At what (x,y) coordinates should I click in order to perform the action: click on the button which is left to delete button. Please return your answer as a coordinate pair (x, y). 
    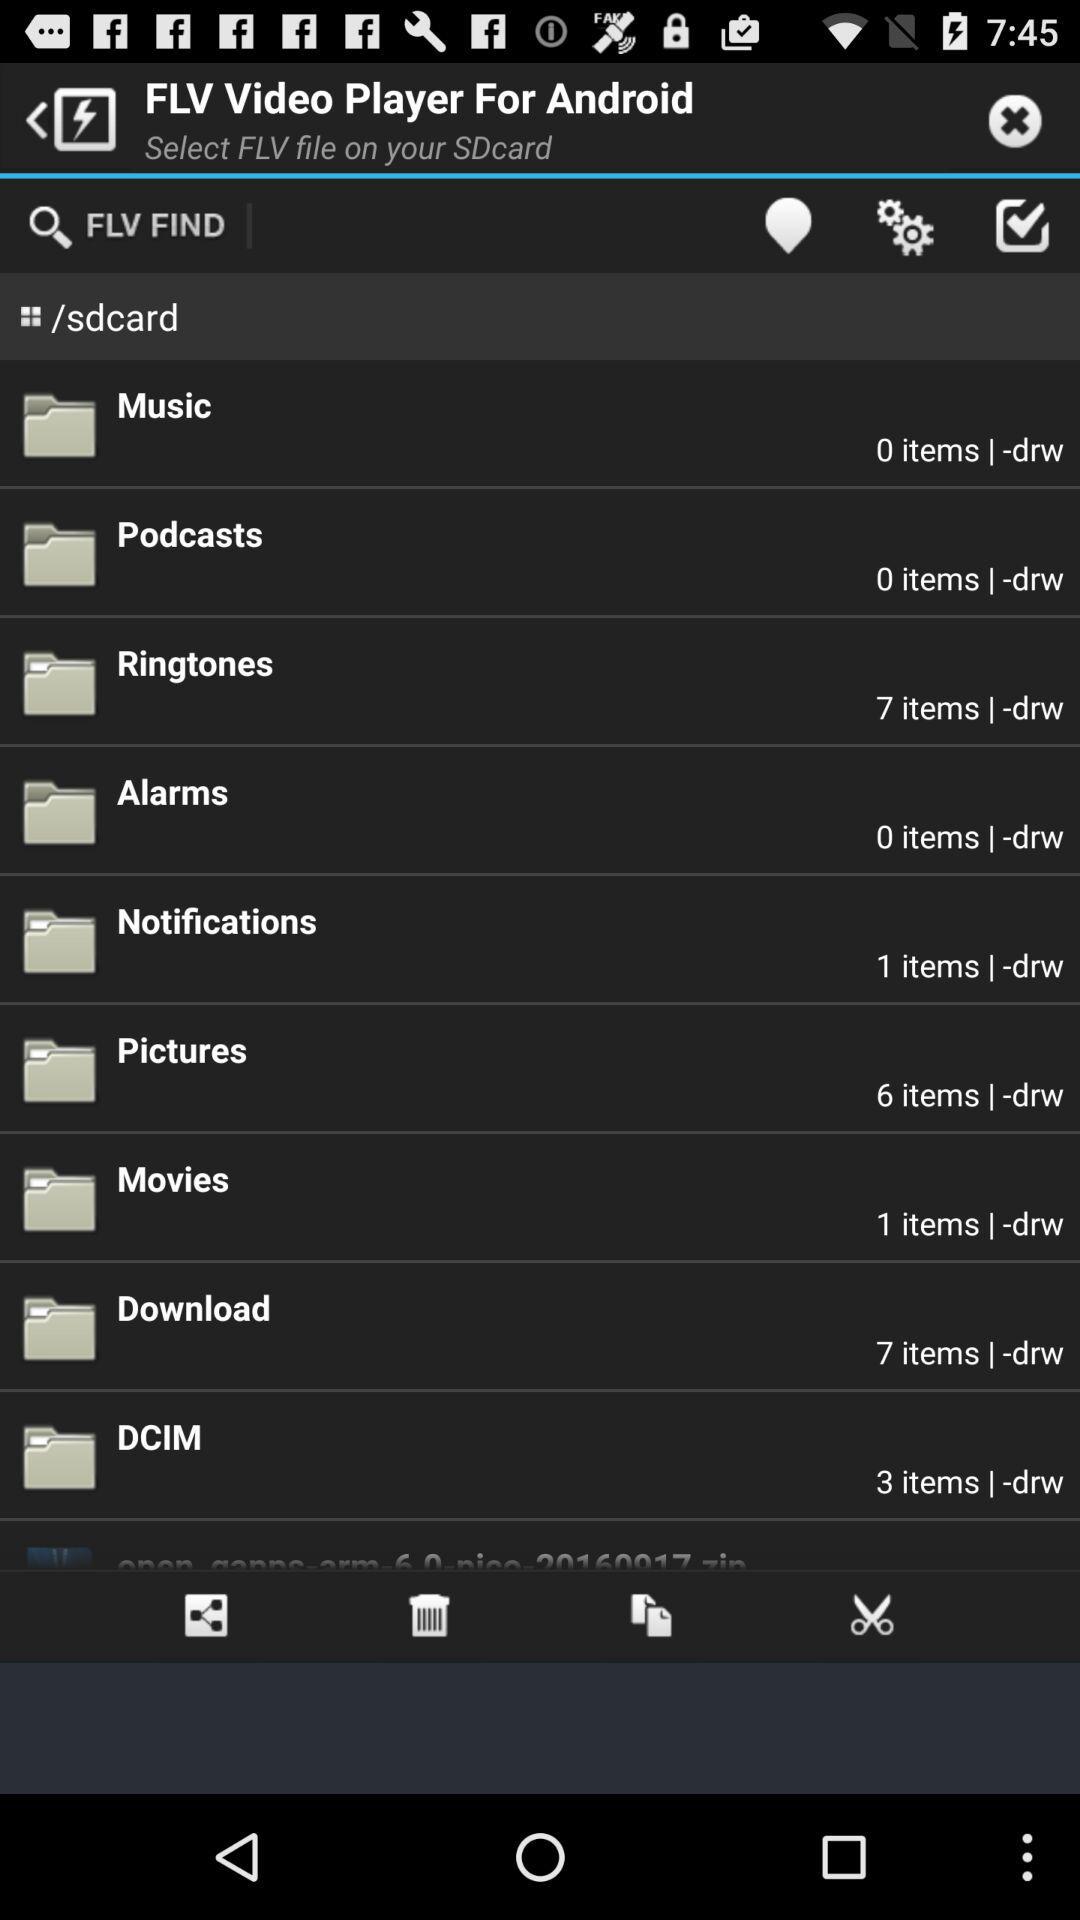
    Looking at the image, I should click on (207, 1616).